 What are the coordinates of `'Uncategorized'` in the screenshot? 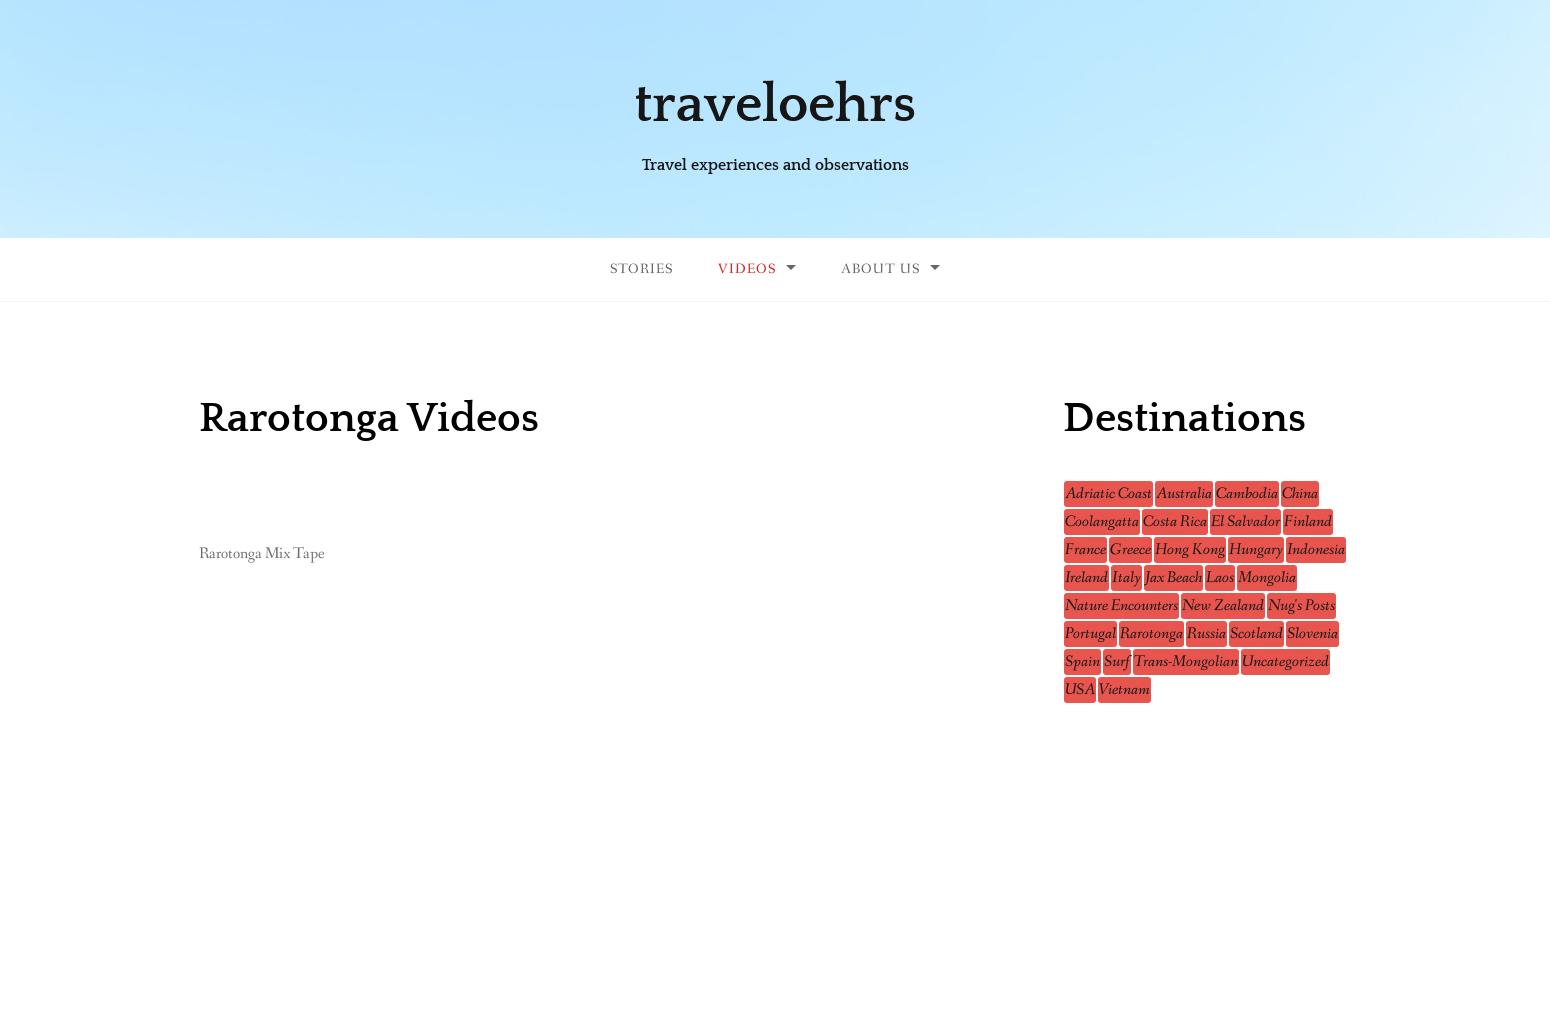 It's located at (1284, 661).